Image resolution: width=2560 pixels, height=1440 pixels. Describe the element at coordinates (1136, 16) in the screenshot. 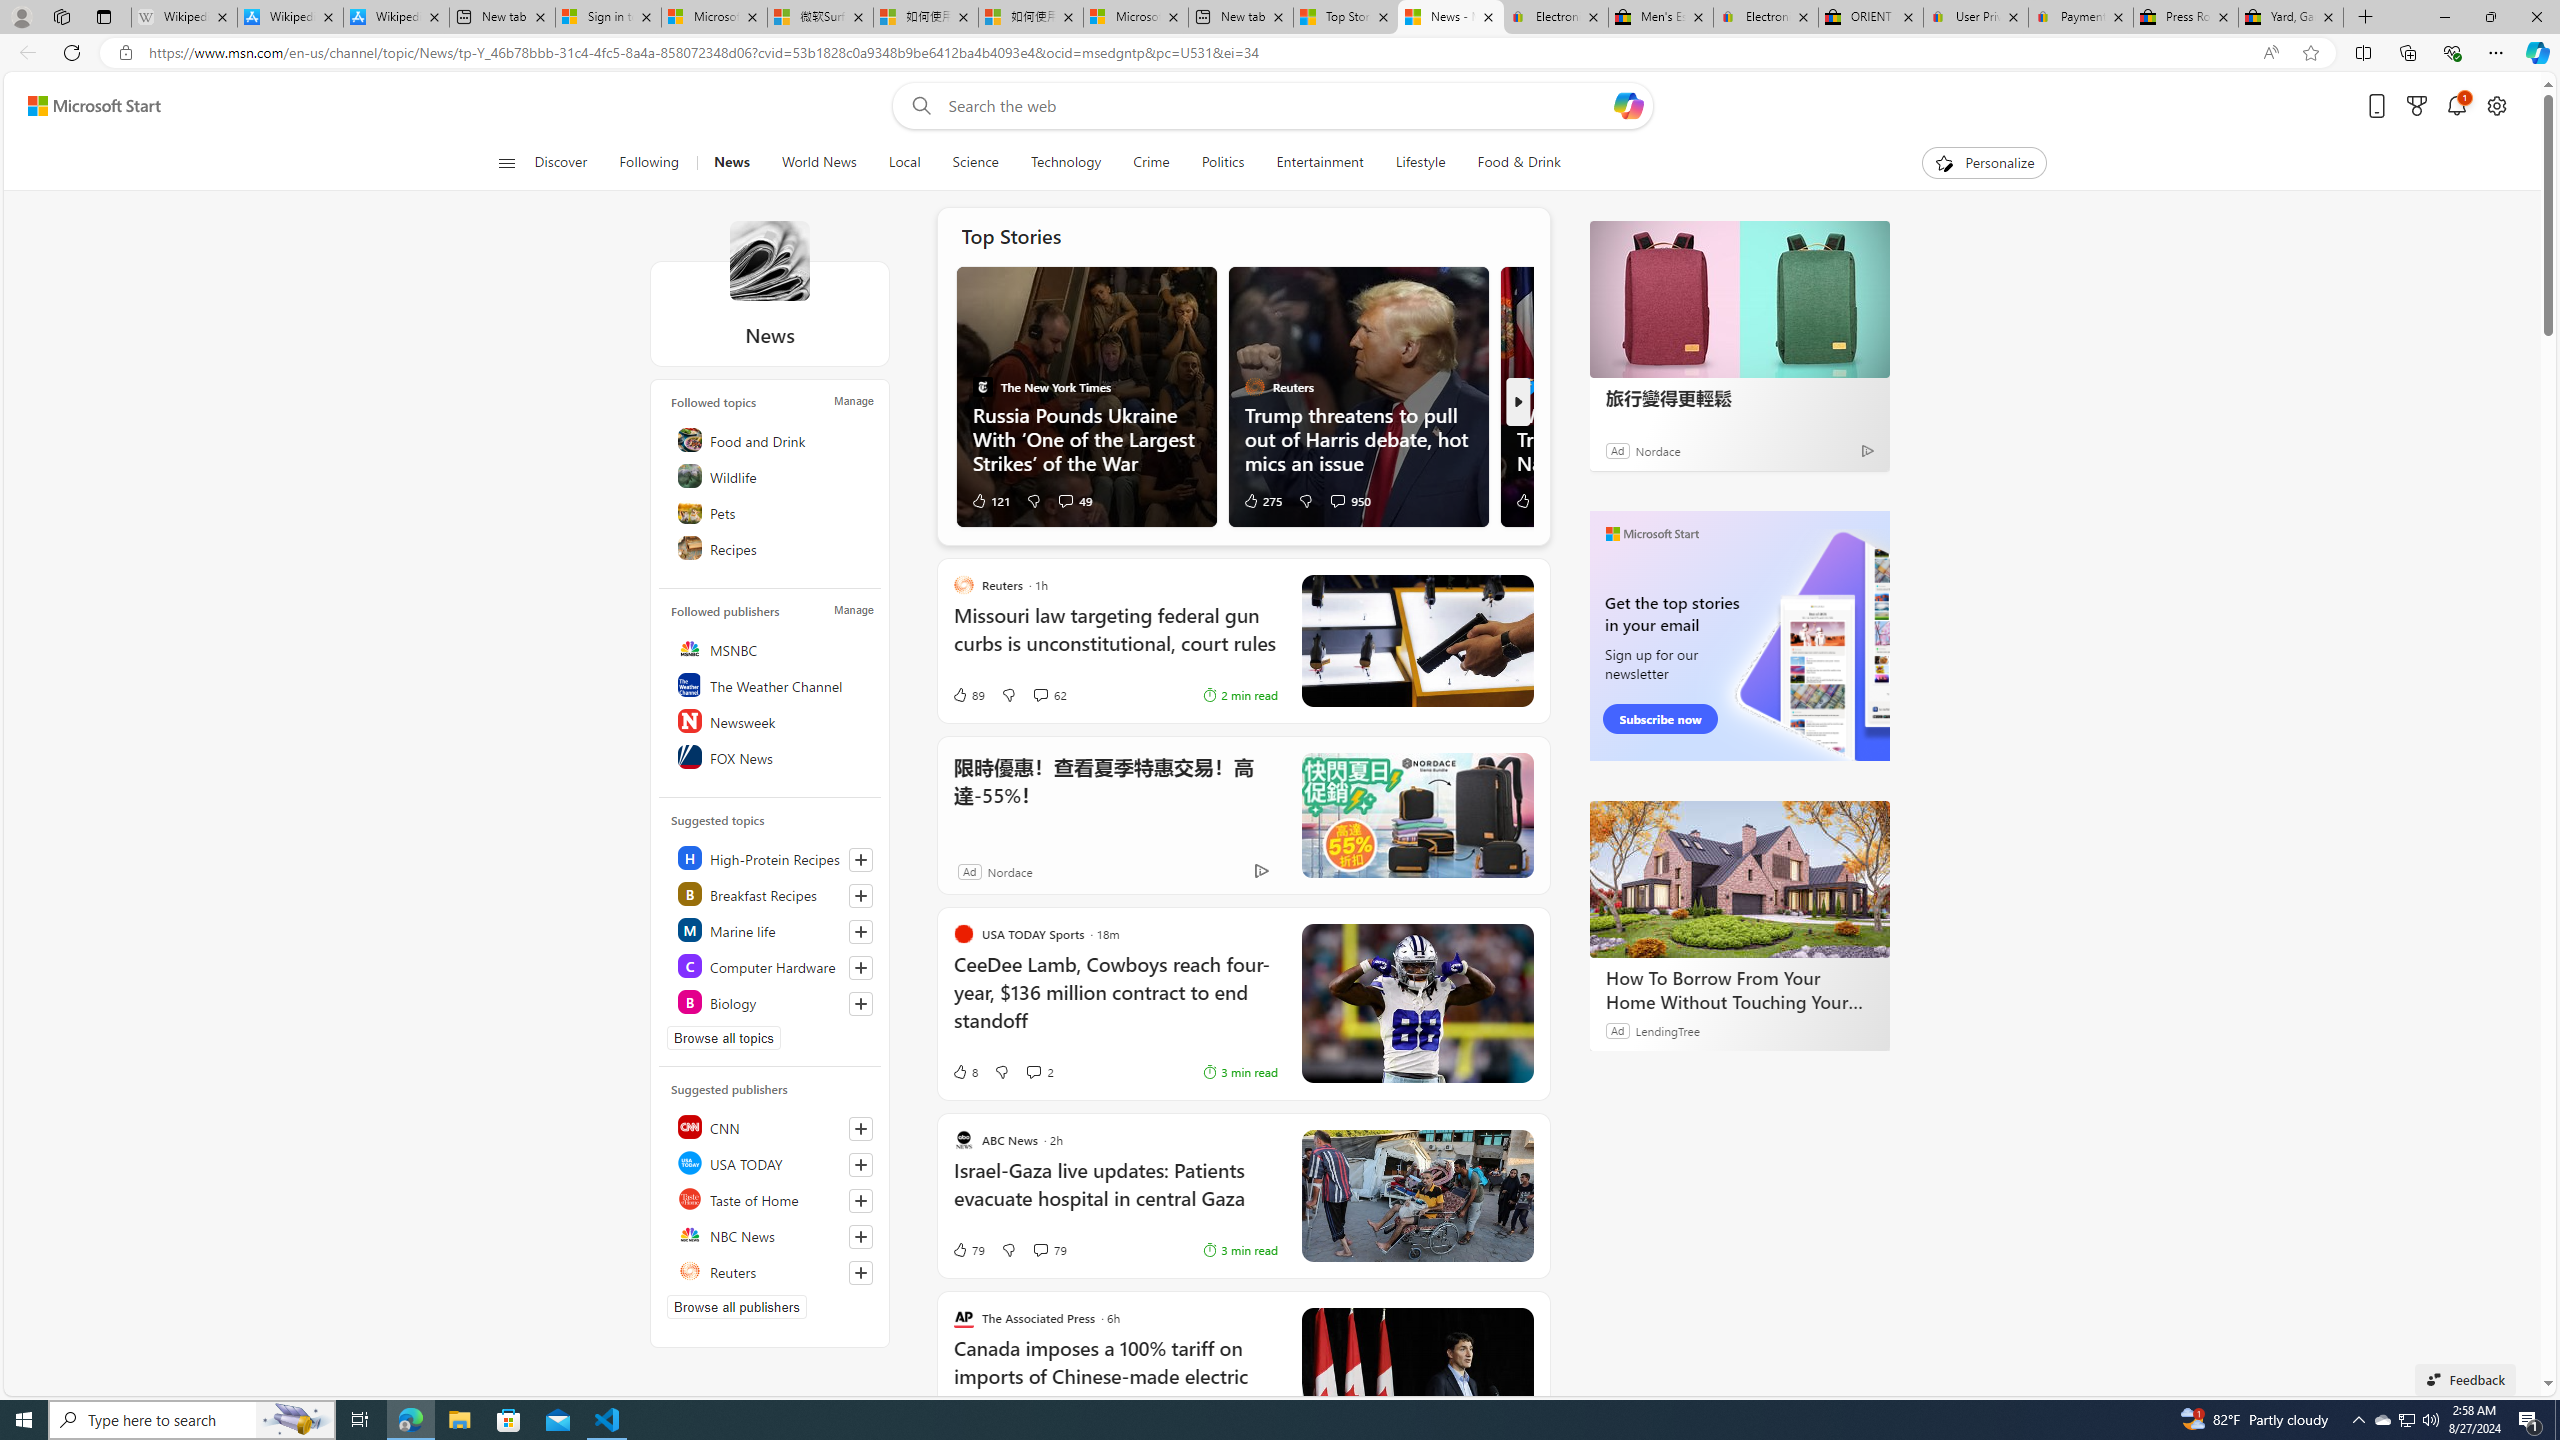

I see `'Microsoft account | Account Checkup'` at that location.